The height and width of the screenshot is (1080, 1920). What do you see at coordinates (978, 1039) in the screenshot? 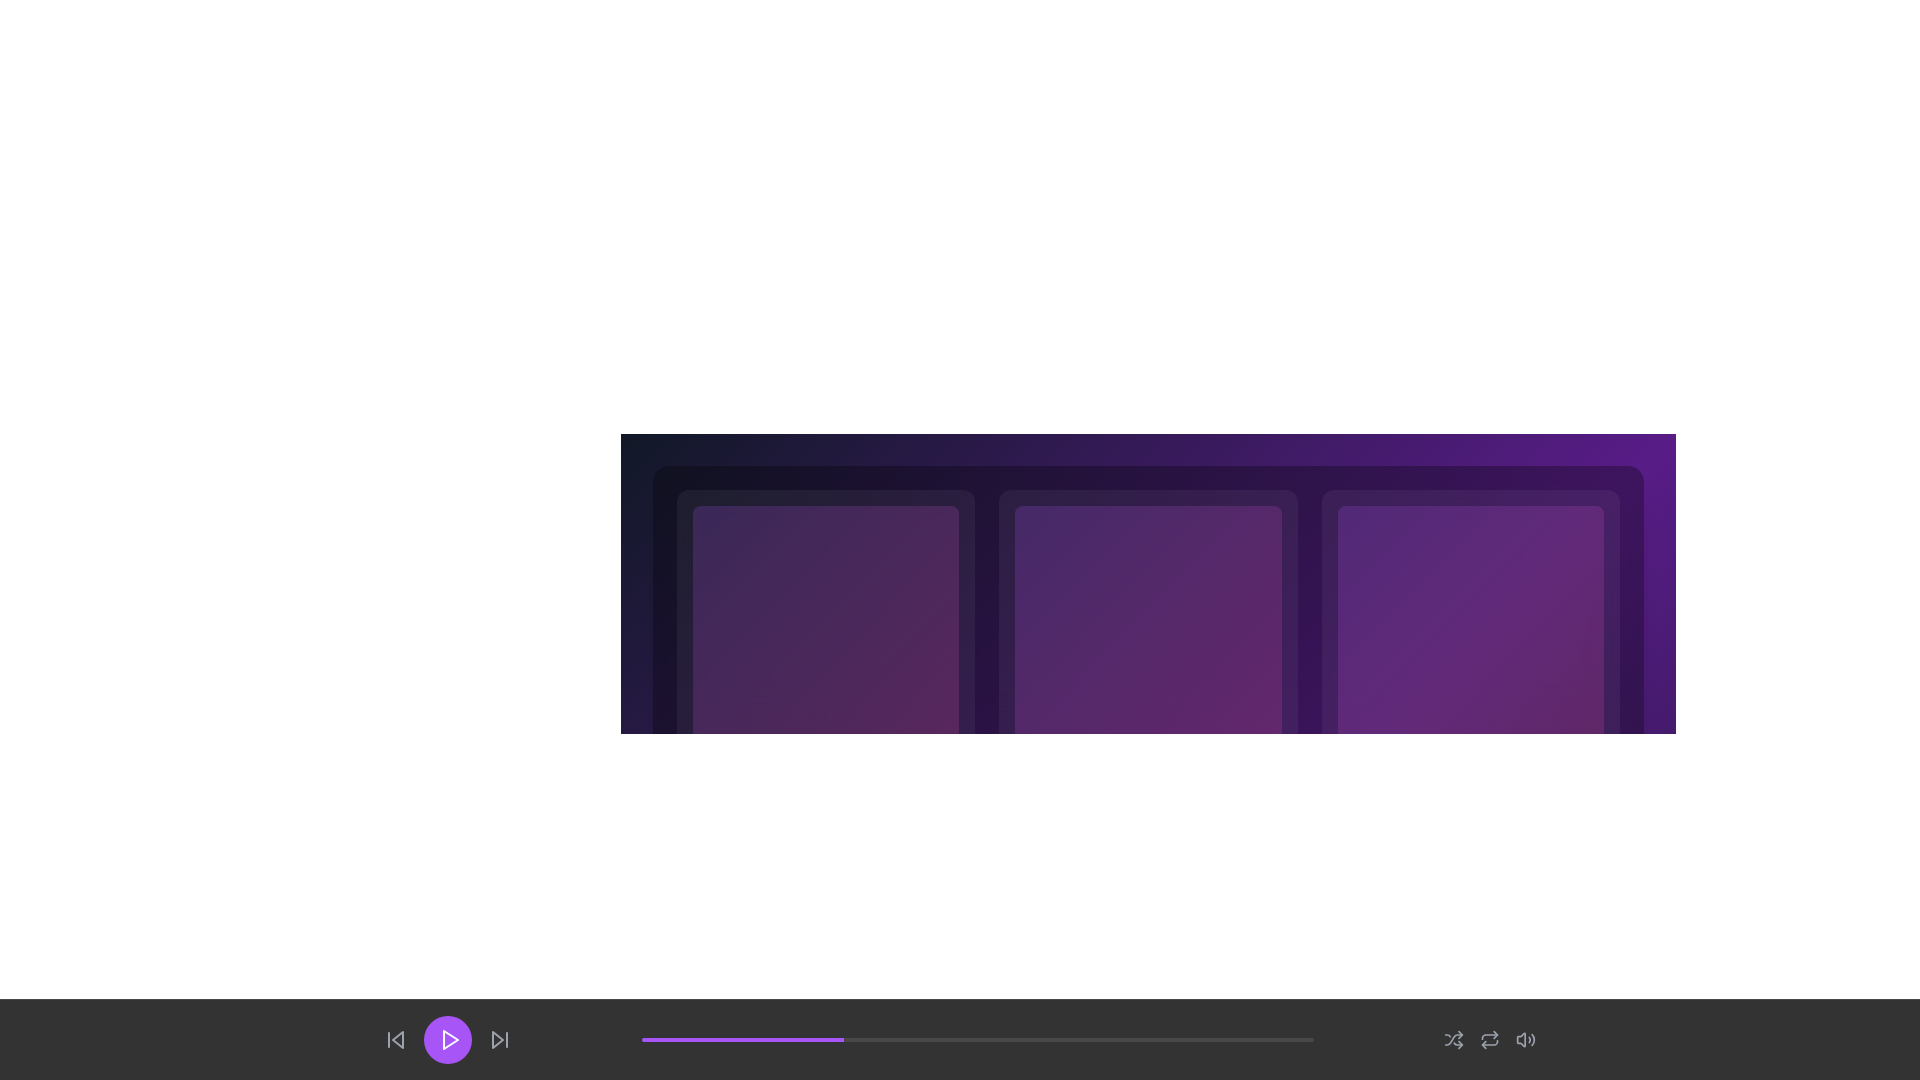
I see `the progress bar located at the bottom center of the interface` at bounding box center [978, 1039].